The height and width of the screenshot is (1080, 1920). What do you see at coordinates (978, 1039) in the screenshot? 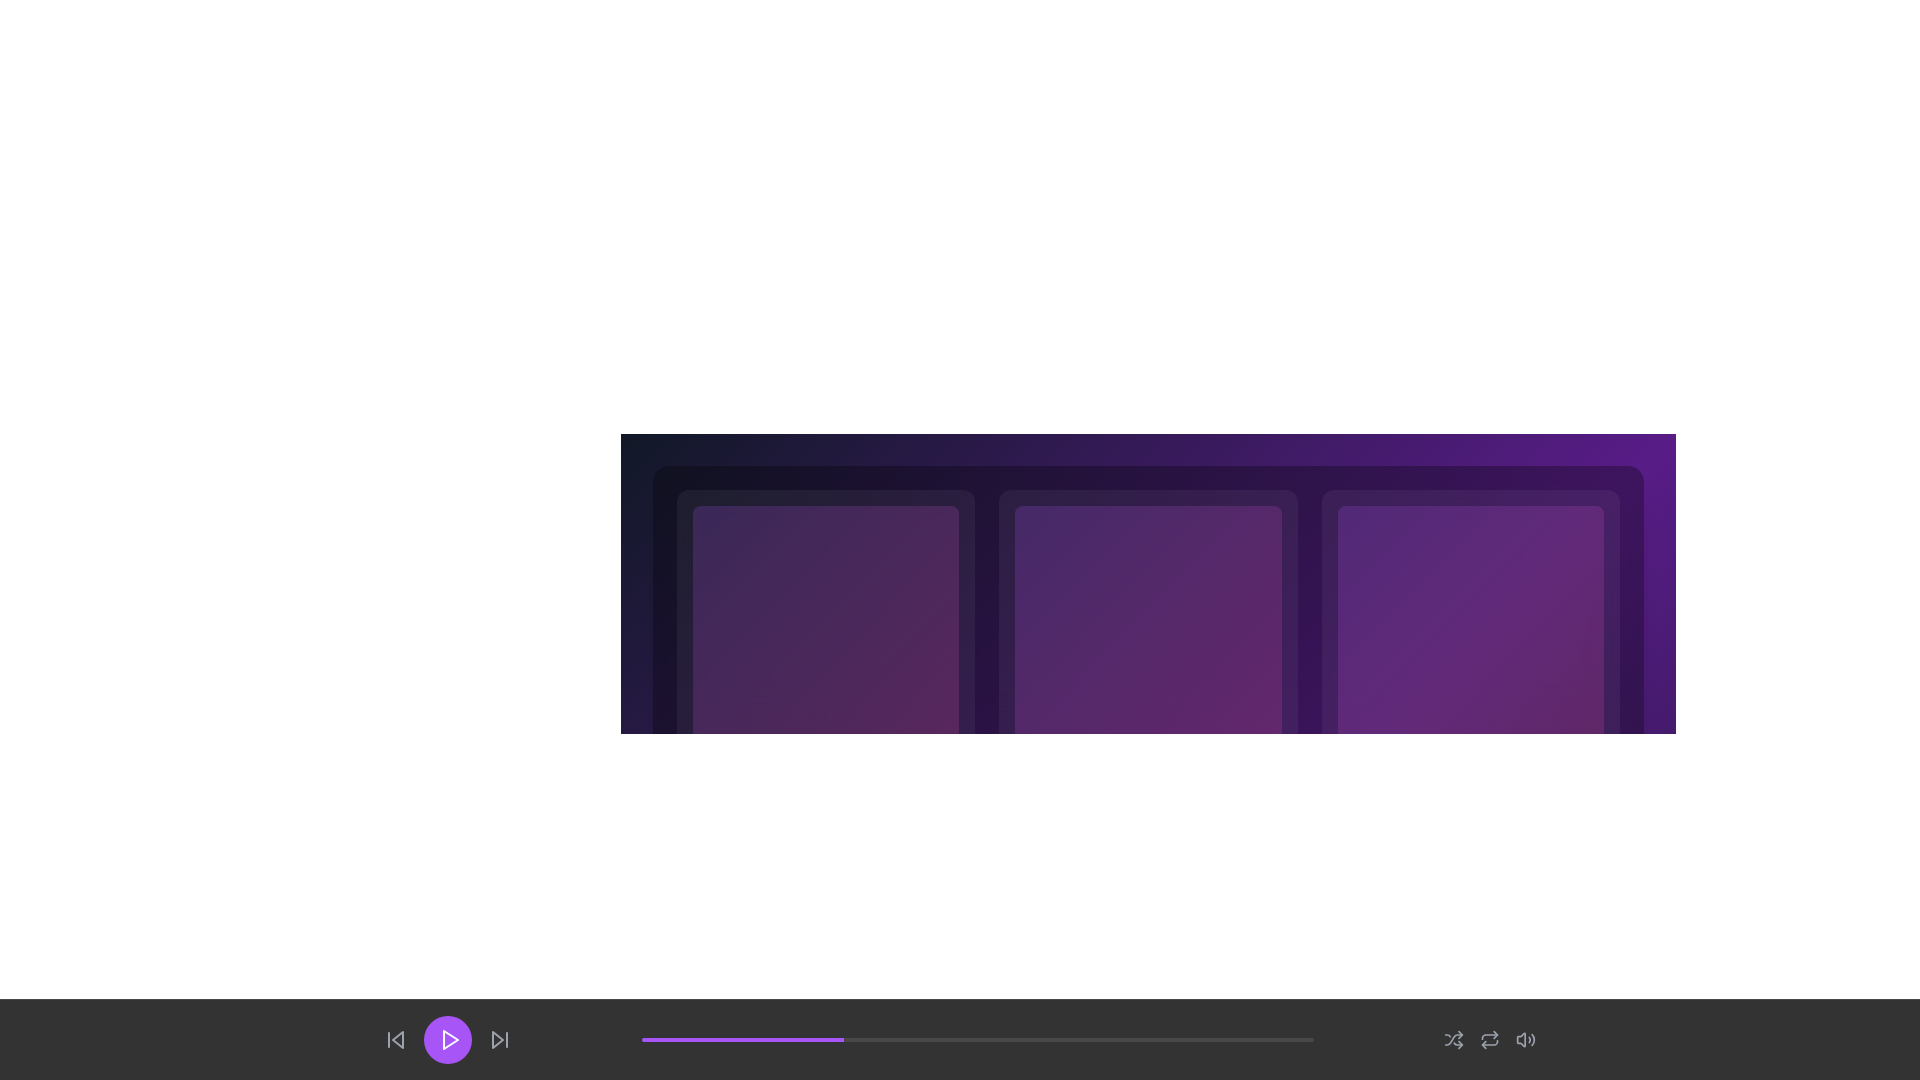
I see `the progress bar located at the bottom center of the interface` at bounding box center [978, 1039].